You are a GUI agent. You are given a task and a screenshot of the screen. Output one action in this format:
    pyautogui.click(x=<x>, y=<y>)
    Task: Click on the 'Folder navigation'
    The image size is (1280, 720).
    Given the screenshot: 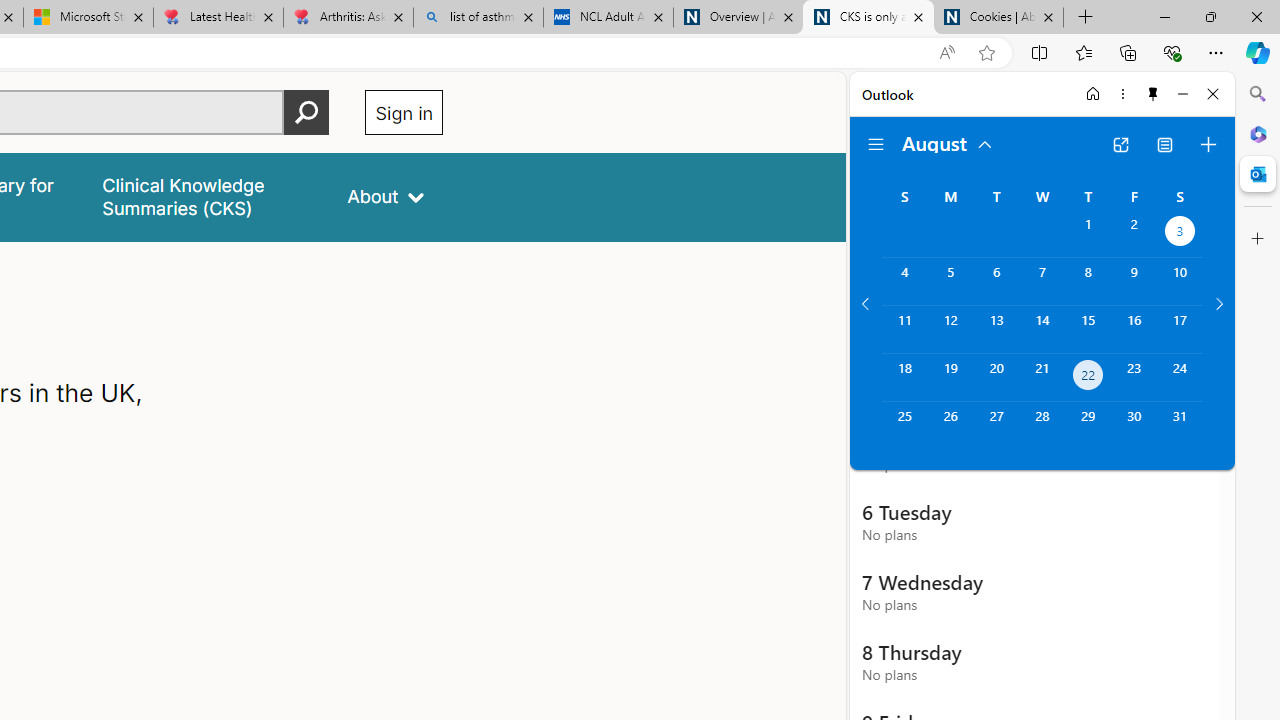 What is the action you would take?
    pyautogui.click(x=876, y=144)
    